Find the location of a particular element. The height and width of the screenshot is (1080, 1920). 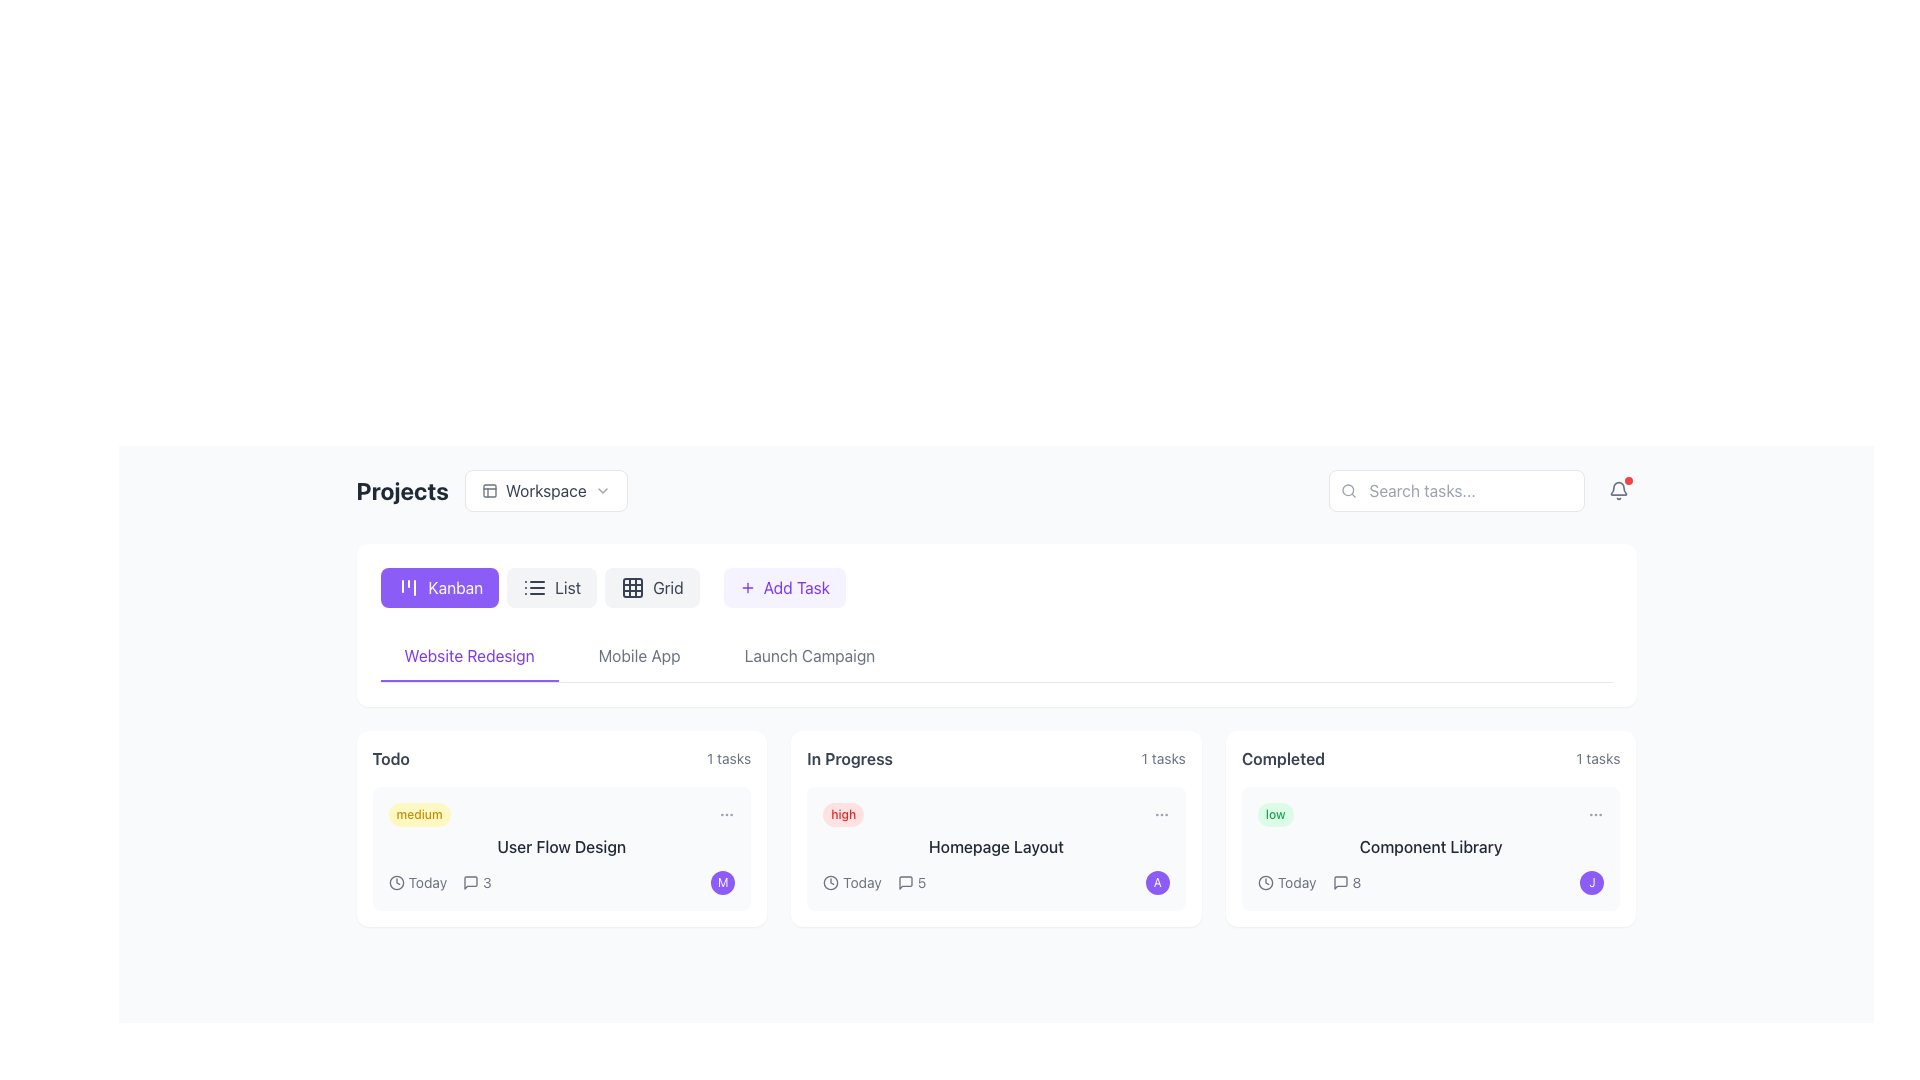

the clock icon represented by the SVG Circle located near the upper-right corner of the interface, adjacent to the notification and user profile imagery is located at coordinates (1264, 882).